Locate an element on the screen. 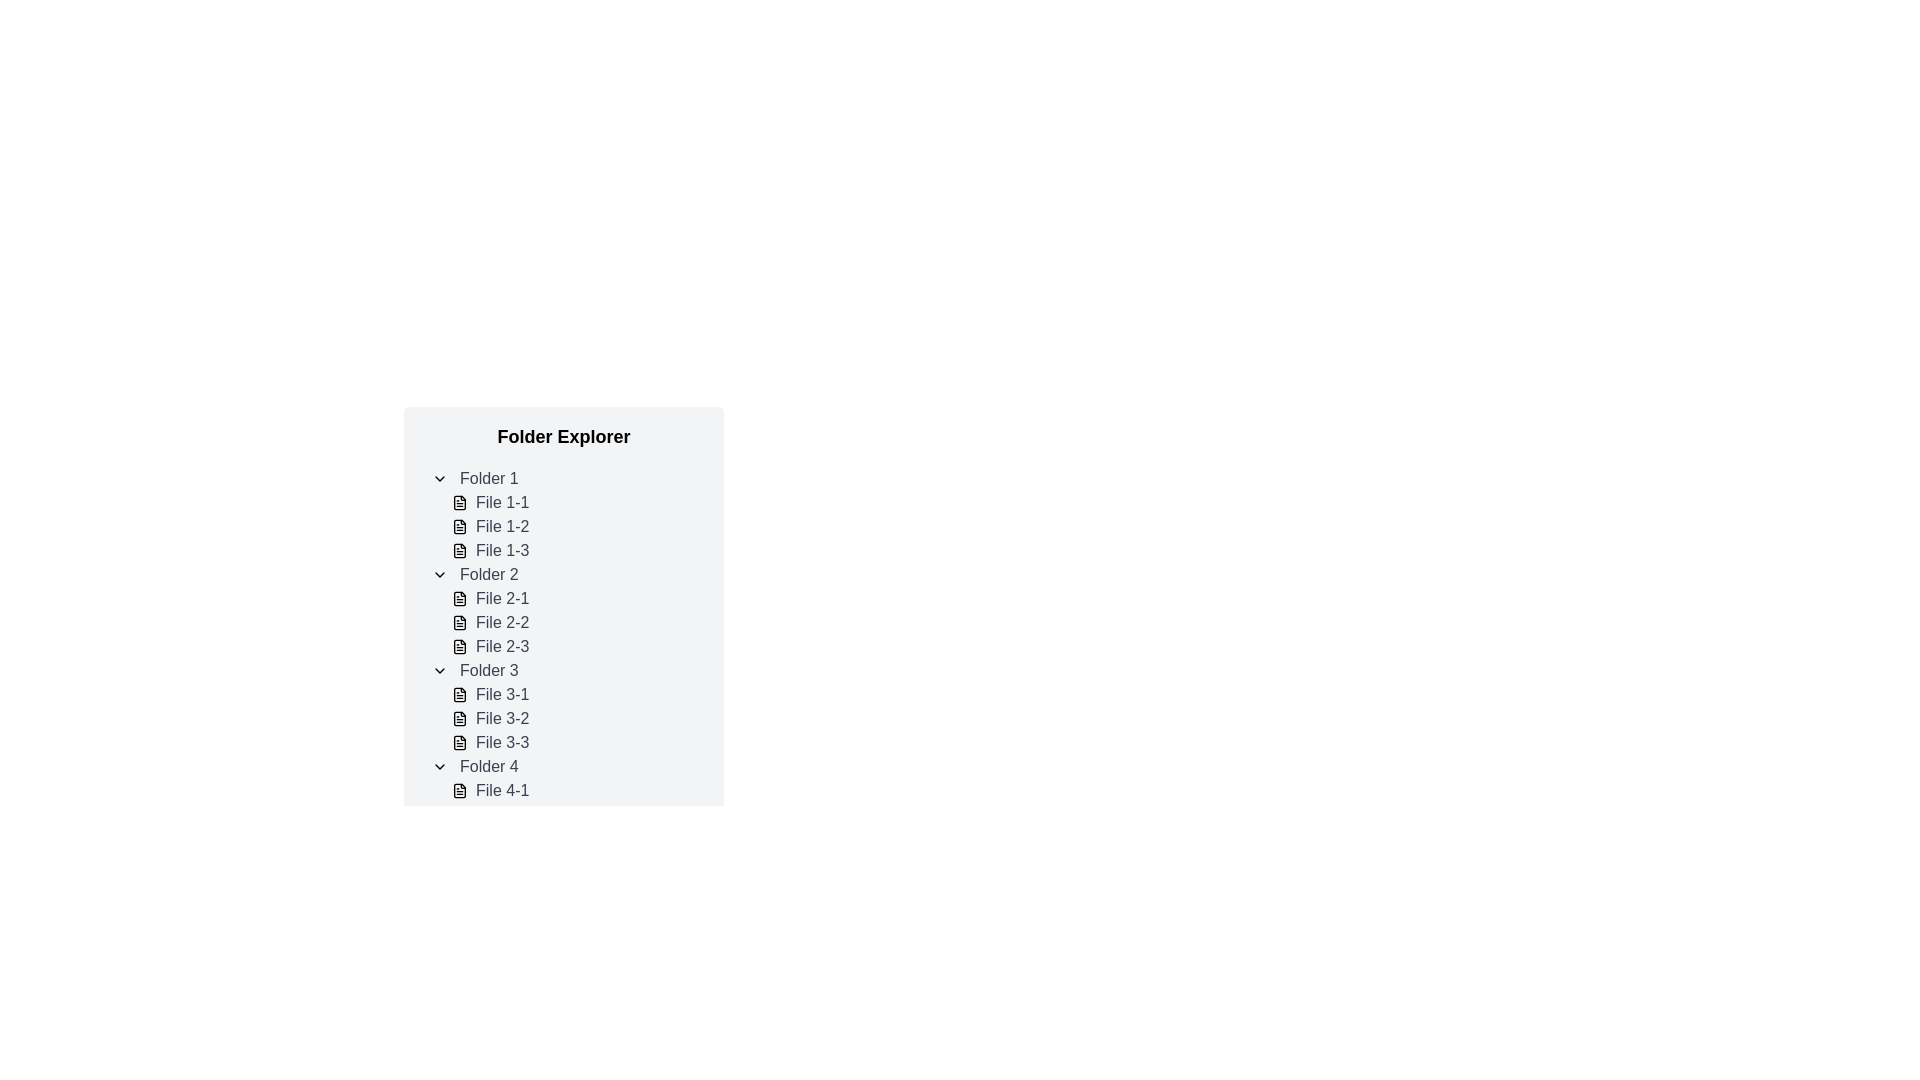 This screenshot has width=1920, height=1080. the expandable folder item labeled as the fourth in the list under 'Folder Explorer' is located at coordinates (563, 801).